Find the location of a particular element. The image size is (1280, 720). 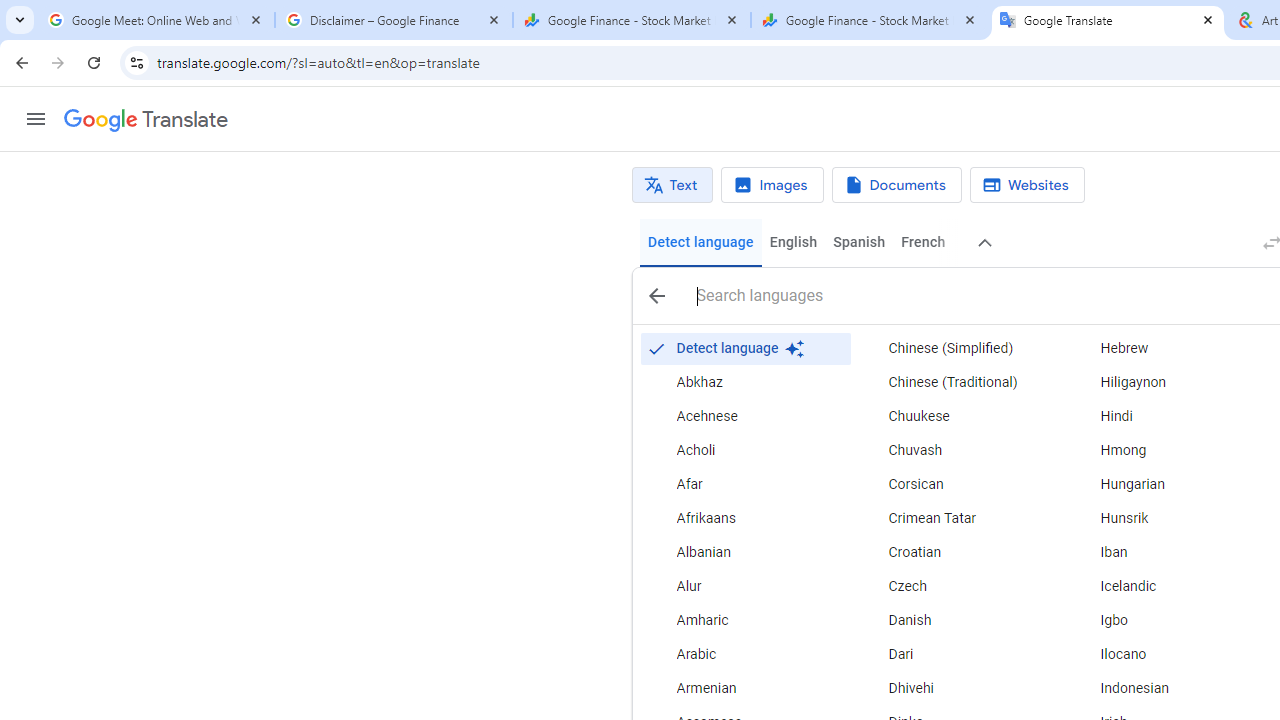

'French' is located at coordinates (921, 242).